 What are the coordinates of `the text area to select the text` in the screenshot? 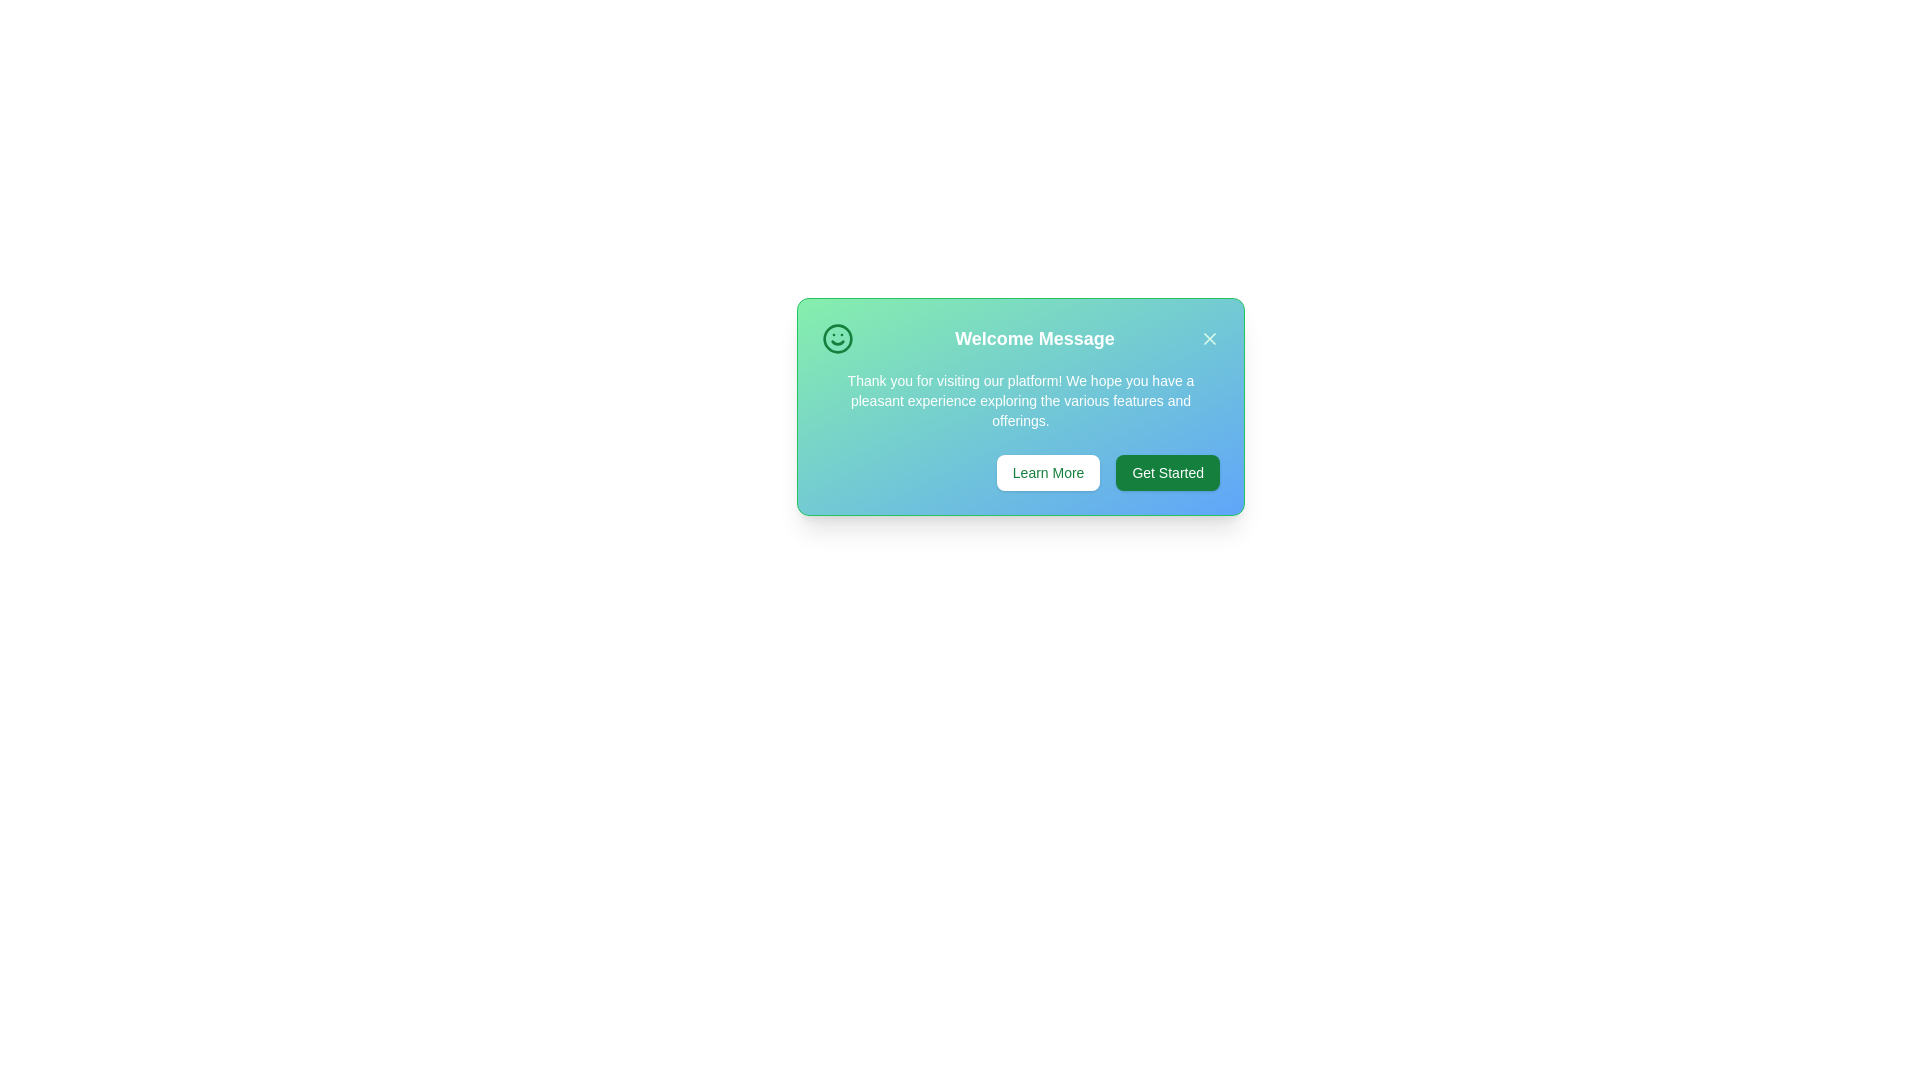 It's located at (1021, 406).